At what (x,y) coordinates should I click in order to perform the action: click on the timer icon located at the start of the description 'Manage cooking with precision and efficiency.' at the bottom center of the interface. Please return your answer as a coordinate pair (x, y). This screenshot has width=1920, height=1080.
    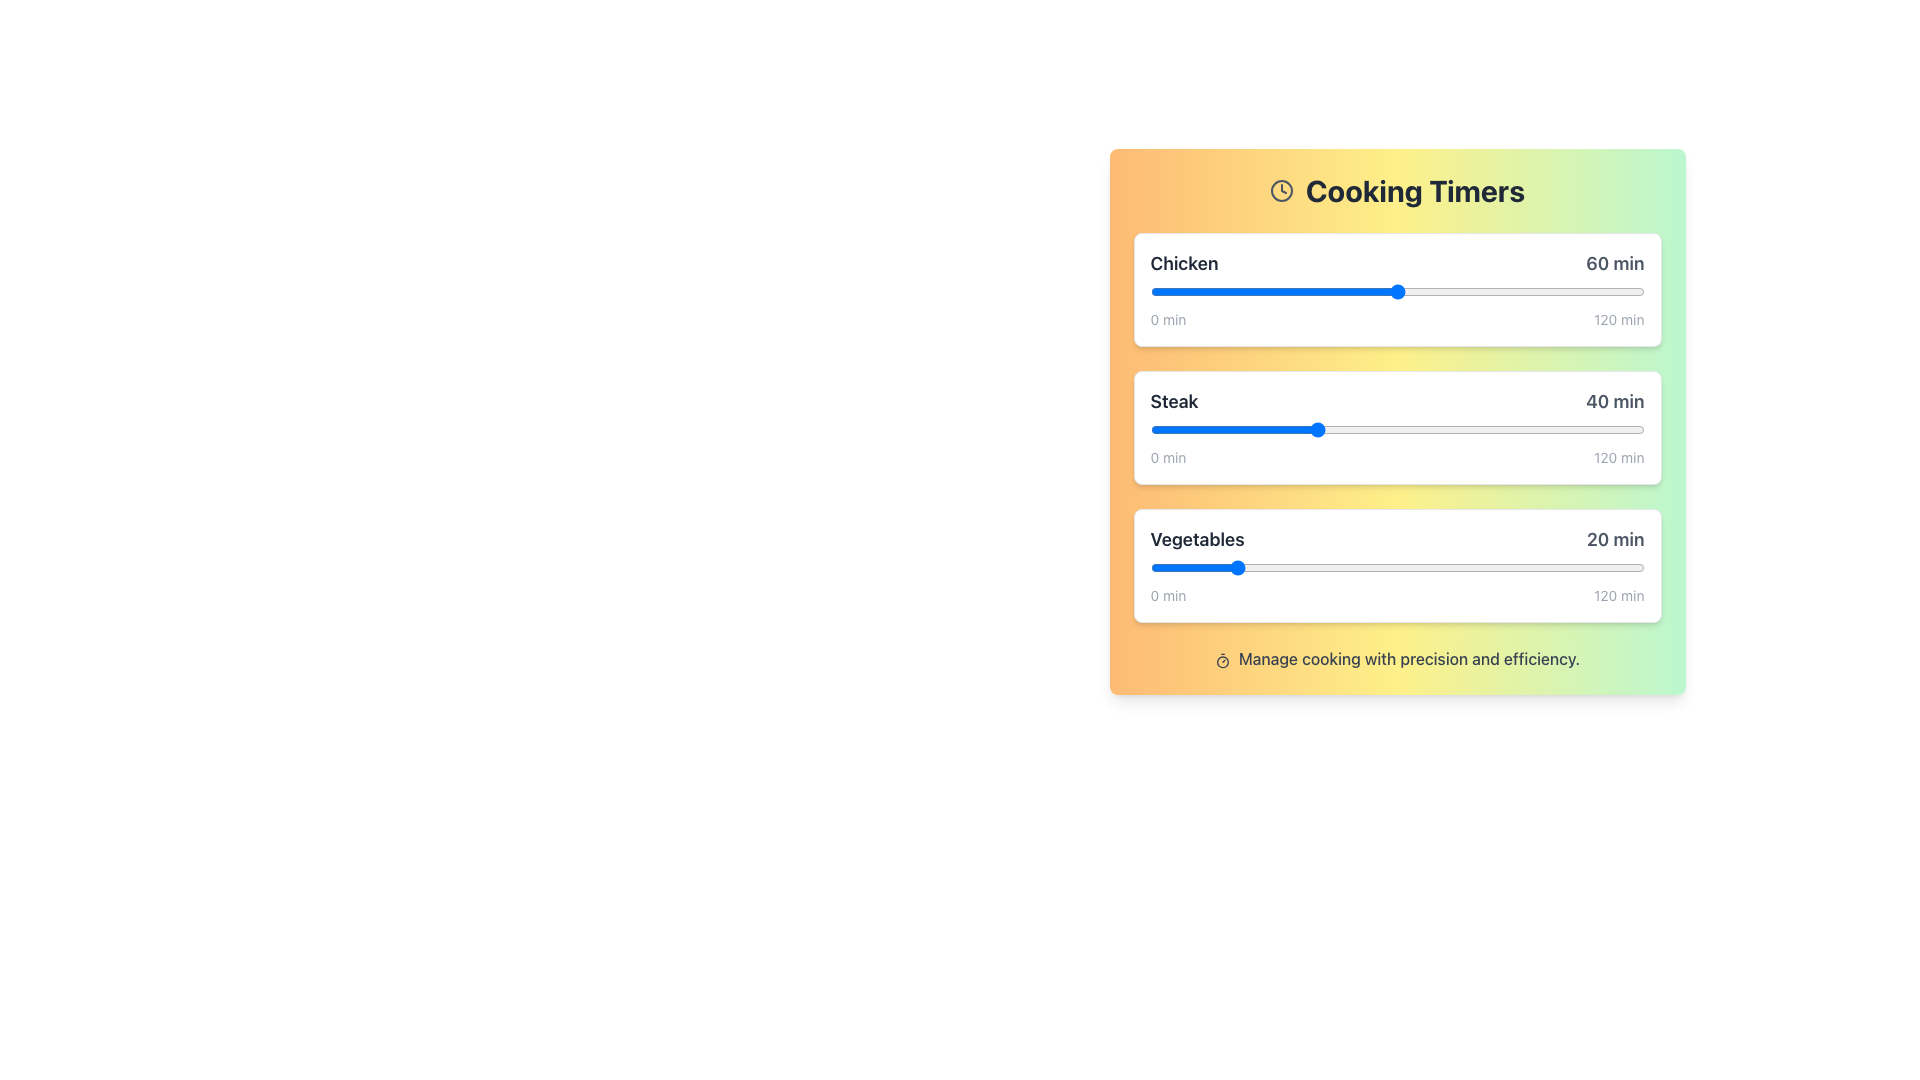
    Looking at the image, I should click on (1221, 660).